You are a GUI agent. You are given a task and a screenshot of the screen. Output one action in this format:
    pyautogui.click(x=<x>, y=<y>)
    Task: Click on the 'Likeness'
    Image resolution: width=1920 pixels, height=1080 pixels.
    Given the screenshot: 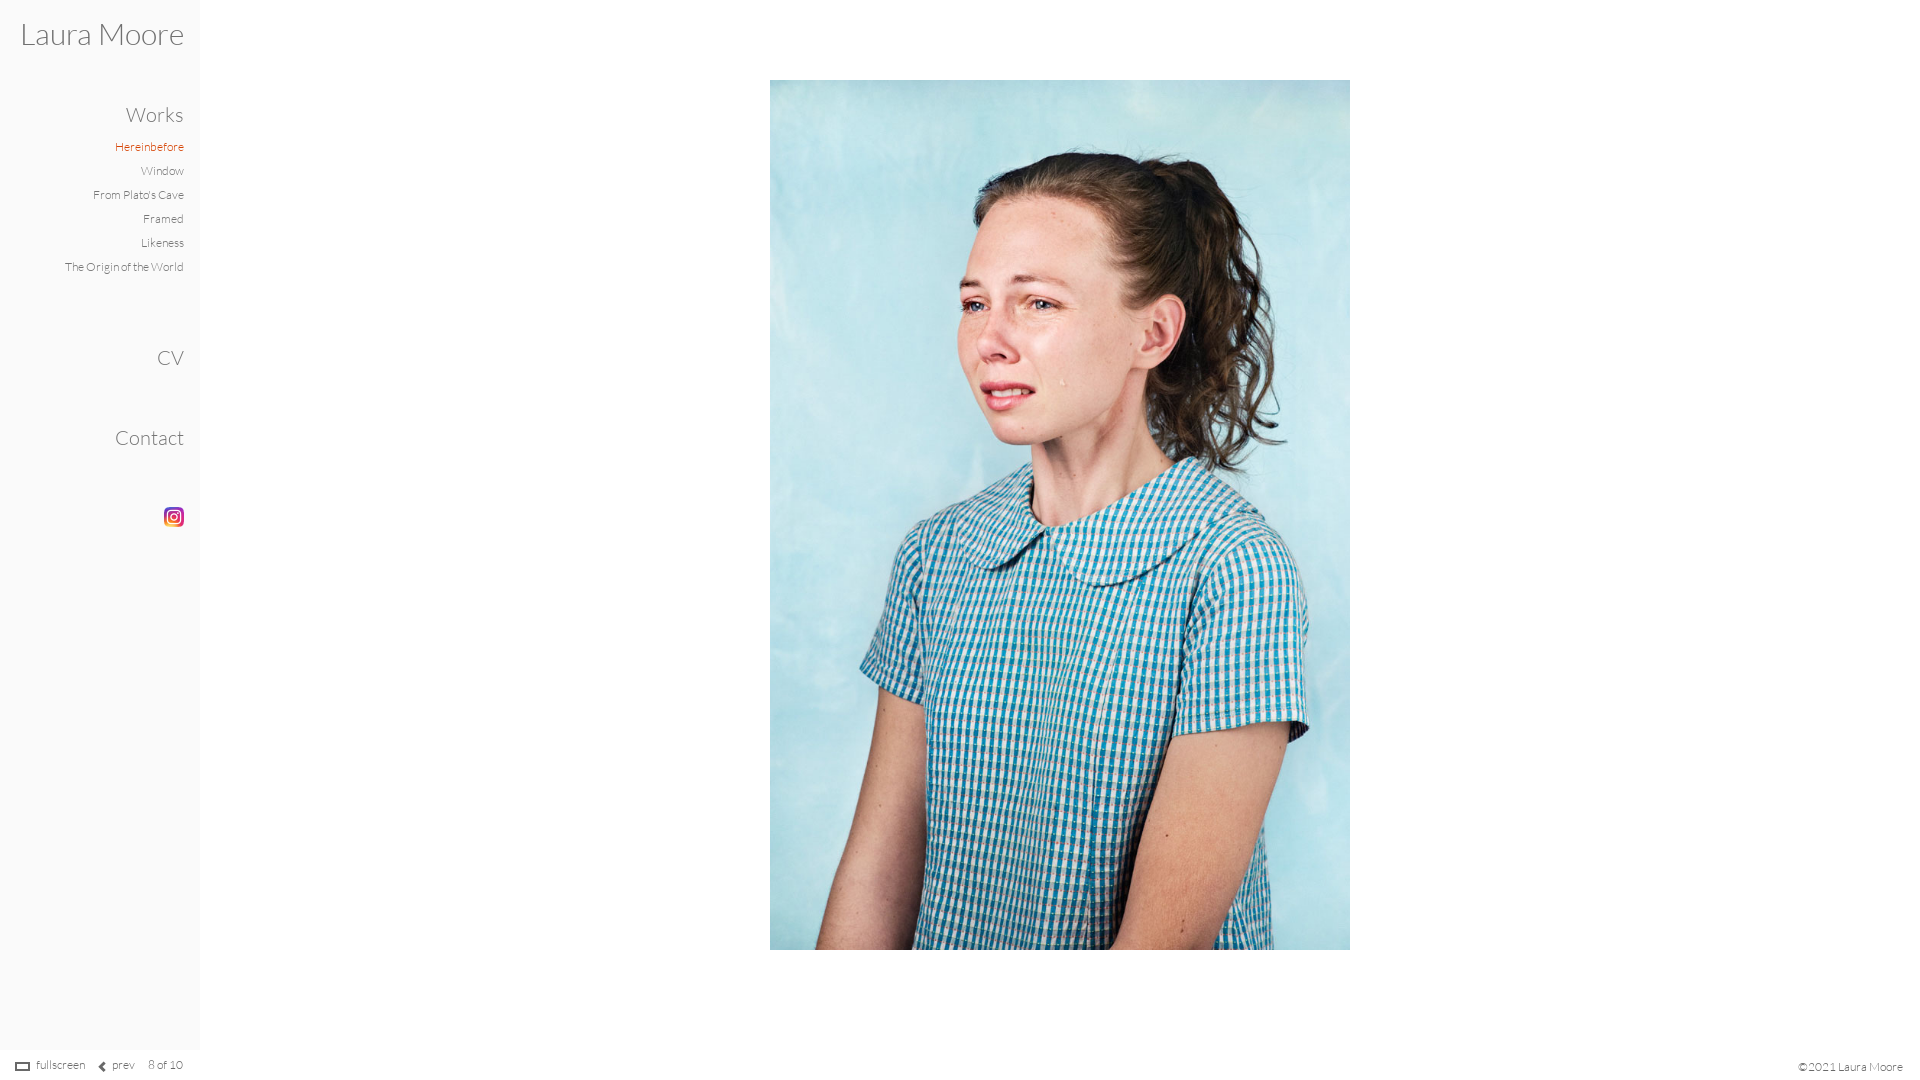 What is the action you would take?
    pyautogui.click(x=162, y=241)
    